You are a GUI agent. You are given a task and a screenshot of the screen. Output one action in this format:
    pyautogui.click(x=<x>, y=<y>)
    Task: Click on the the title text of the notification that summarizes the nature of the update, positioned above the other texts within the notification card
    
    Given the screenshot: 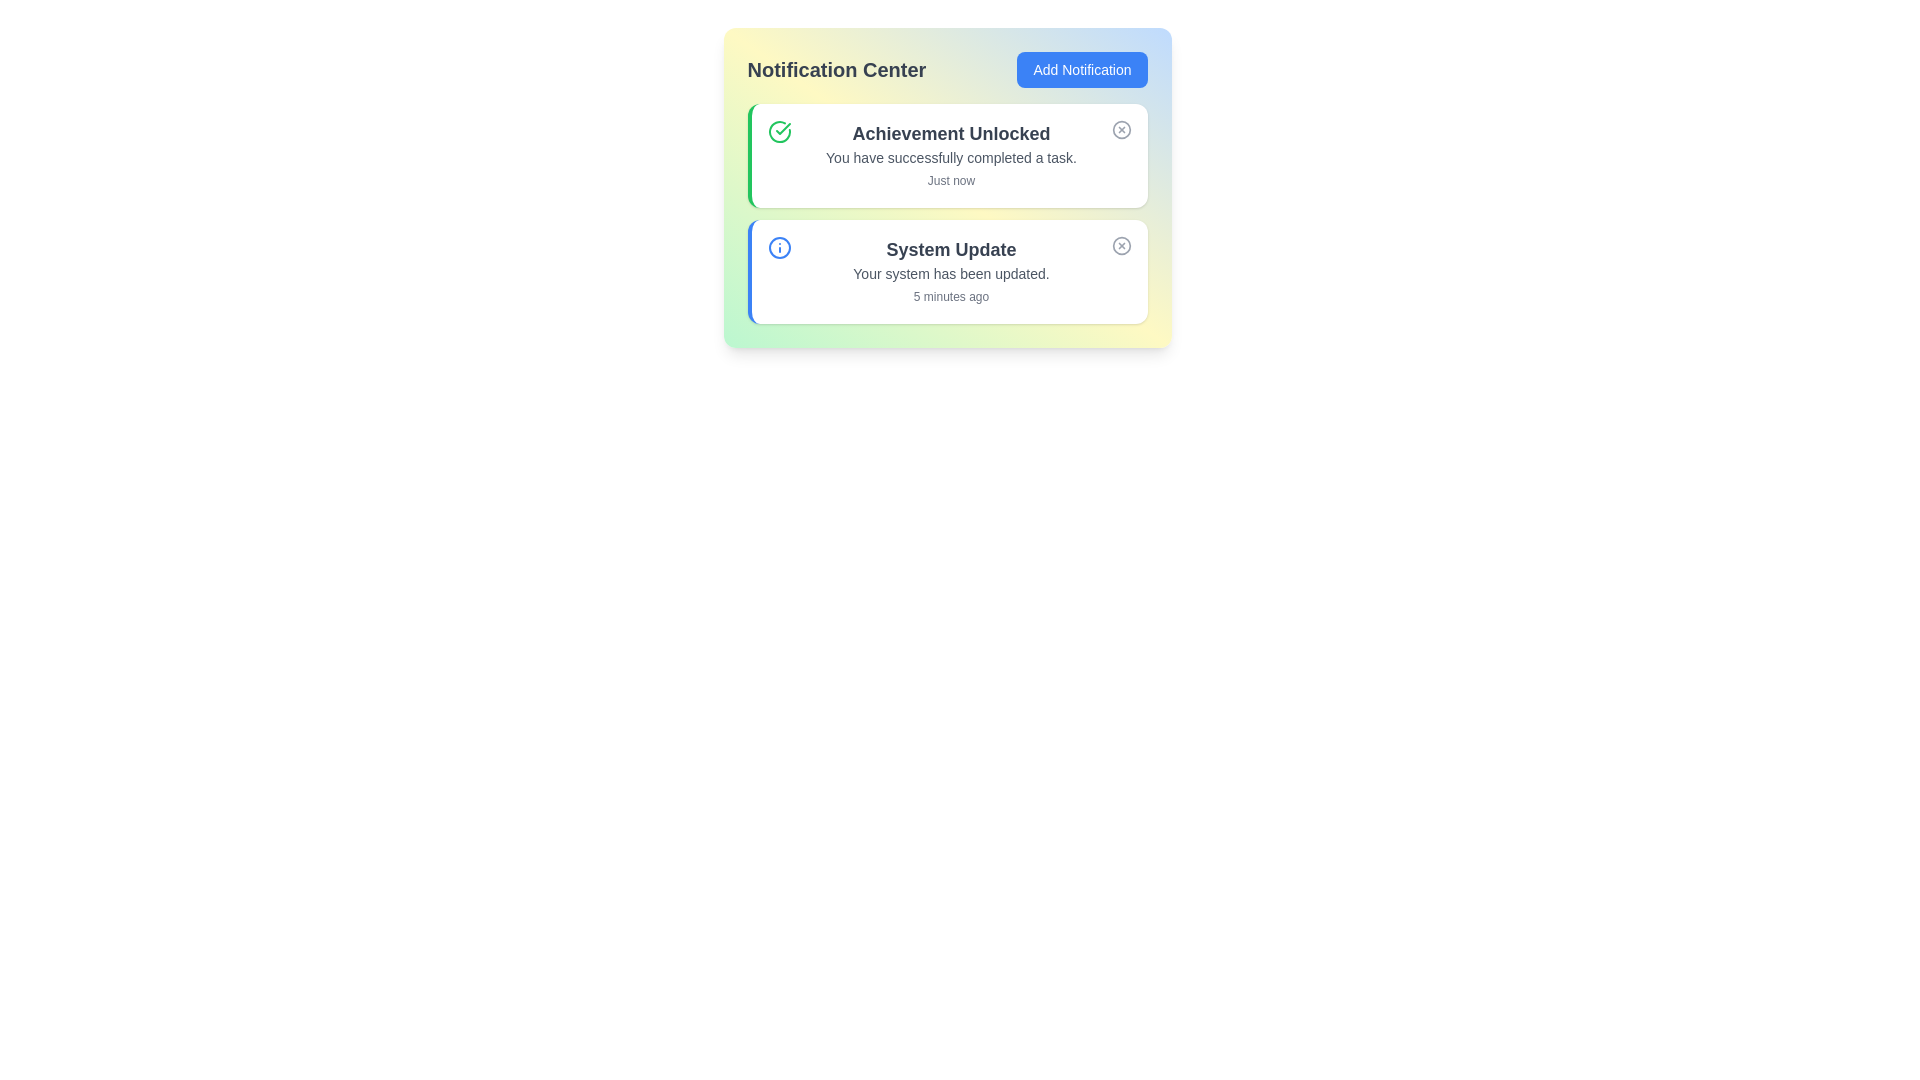 What is the action you would take?
    pyautogui.click(x=950, y=249)
    